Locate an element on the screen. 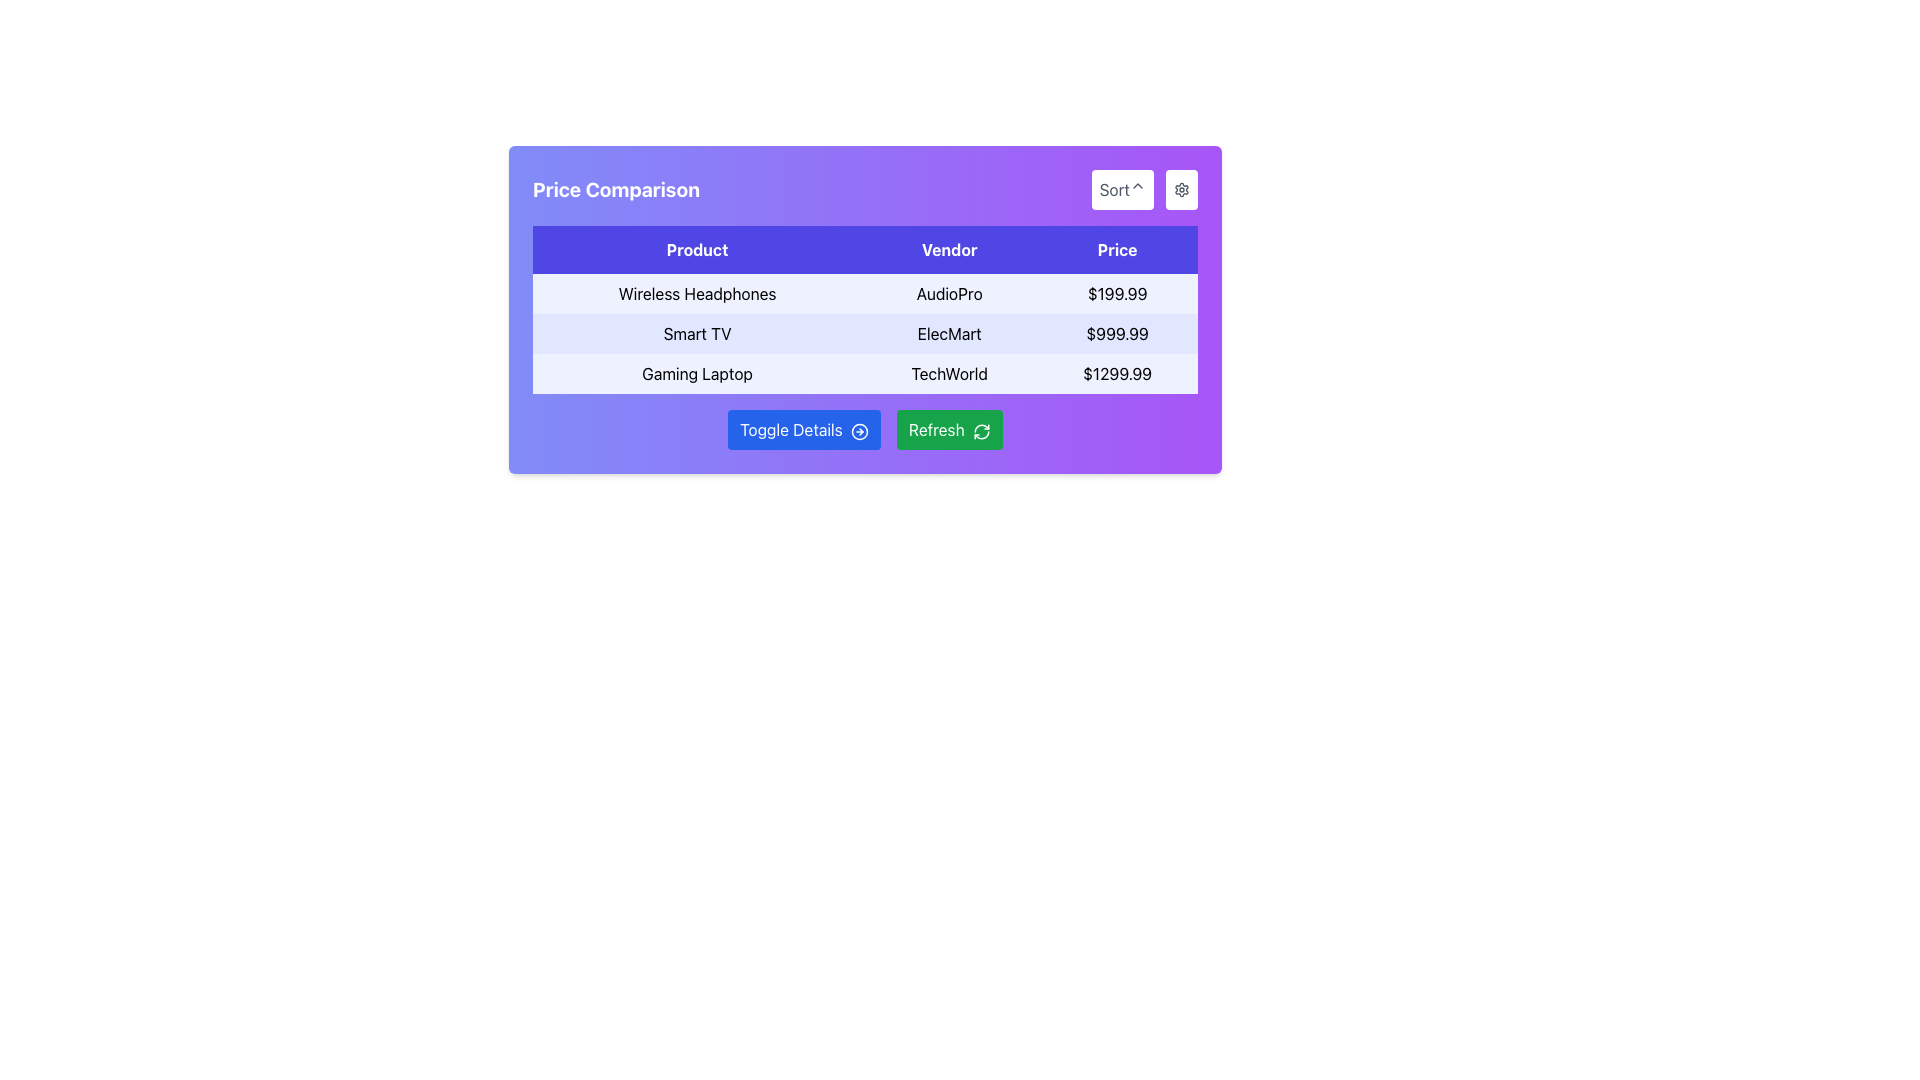 The image size is (1920, 1080). the second row of the table displaying 'Smart TV', 'ElecMart', and '$999.99' under the respective headers 'Product', 'Vendor', and 'Price' is located at coordinates (865, 333).